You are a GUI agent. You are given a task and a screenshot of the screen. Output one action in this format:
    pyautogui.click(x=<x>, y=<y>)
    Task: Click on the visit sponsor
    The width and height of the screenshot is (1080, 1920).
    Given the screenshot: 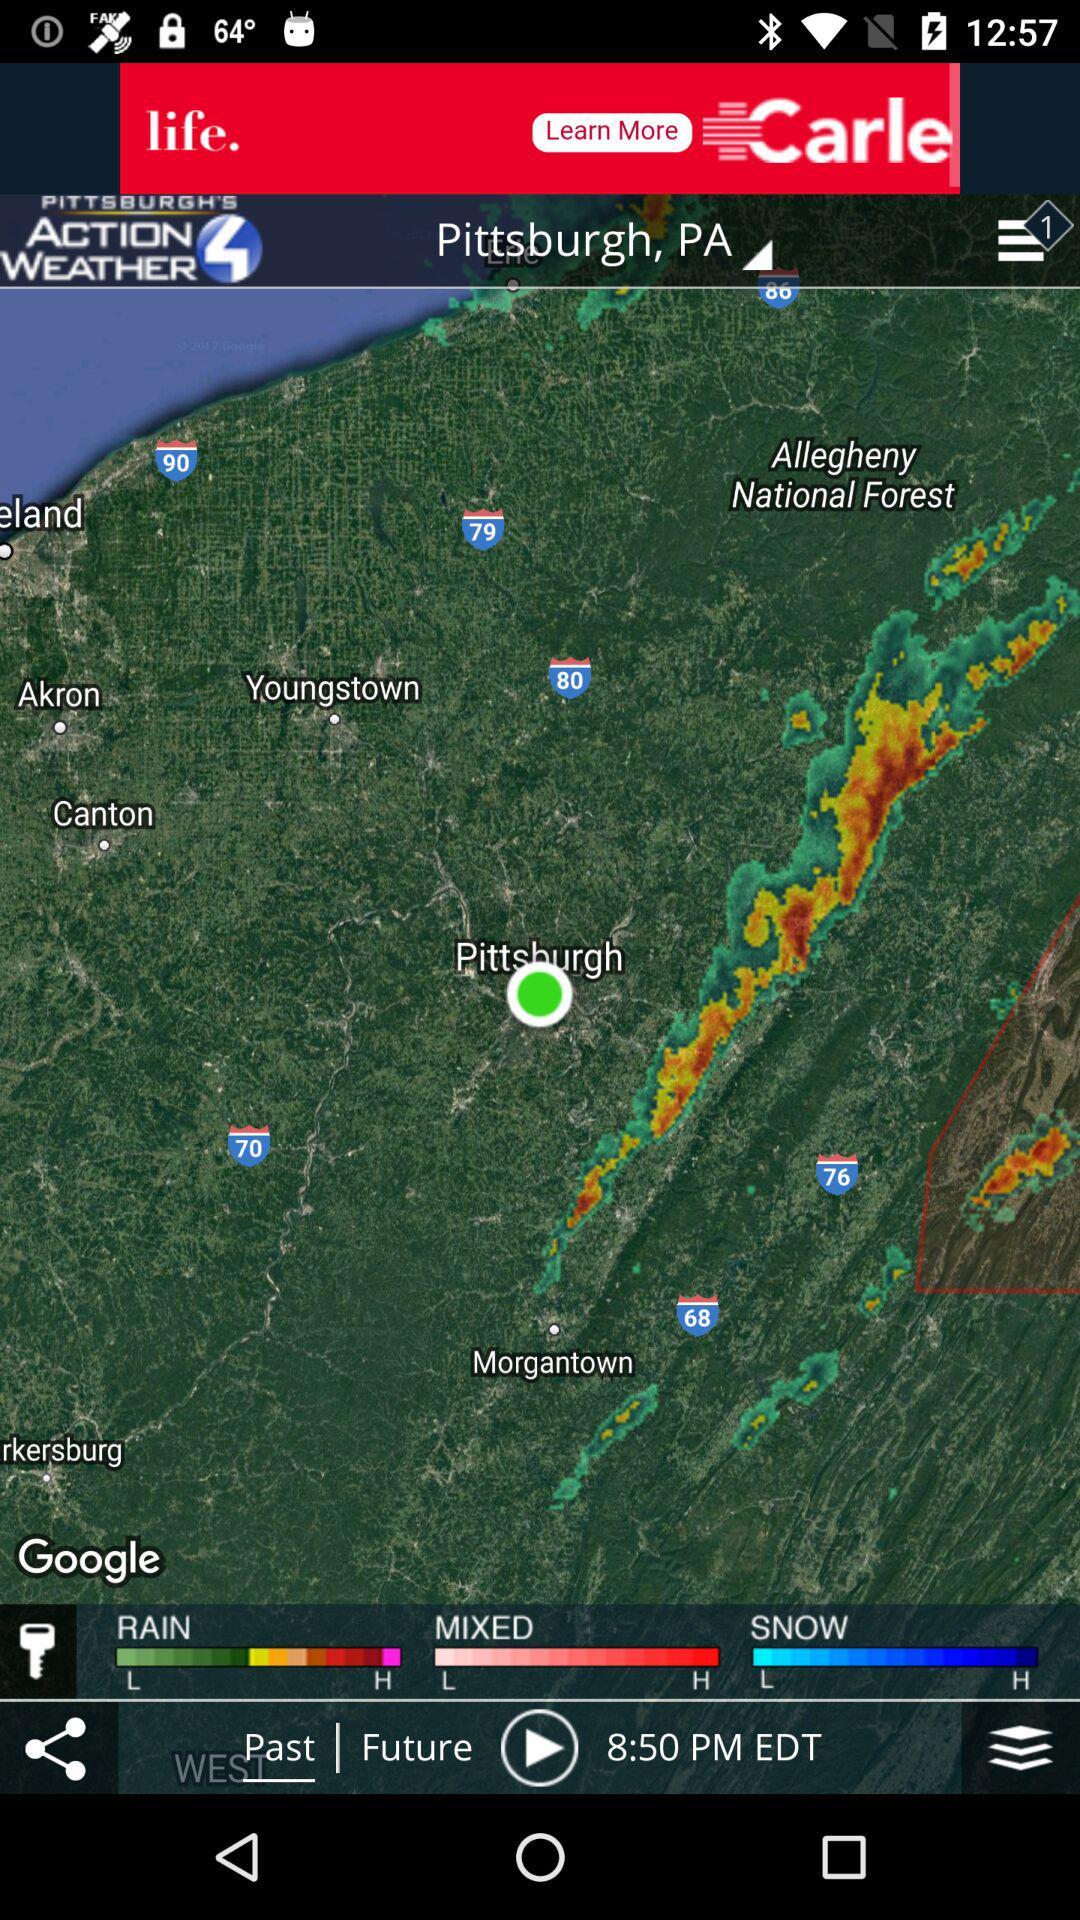 What is the action you would take?
    pyautogui.click(x=540, y=127)
    